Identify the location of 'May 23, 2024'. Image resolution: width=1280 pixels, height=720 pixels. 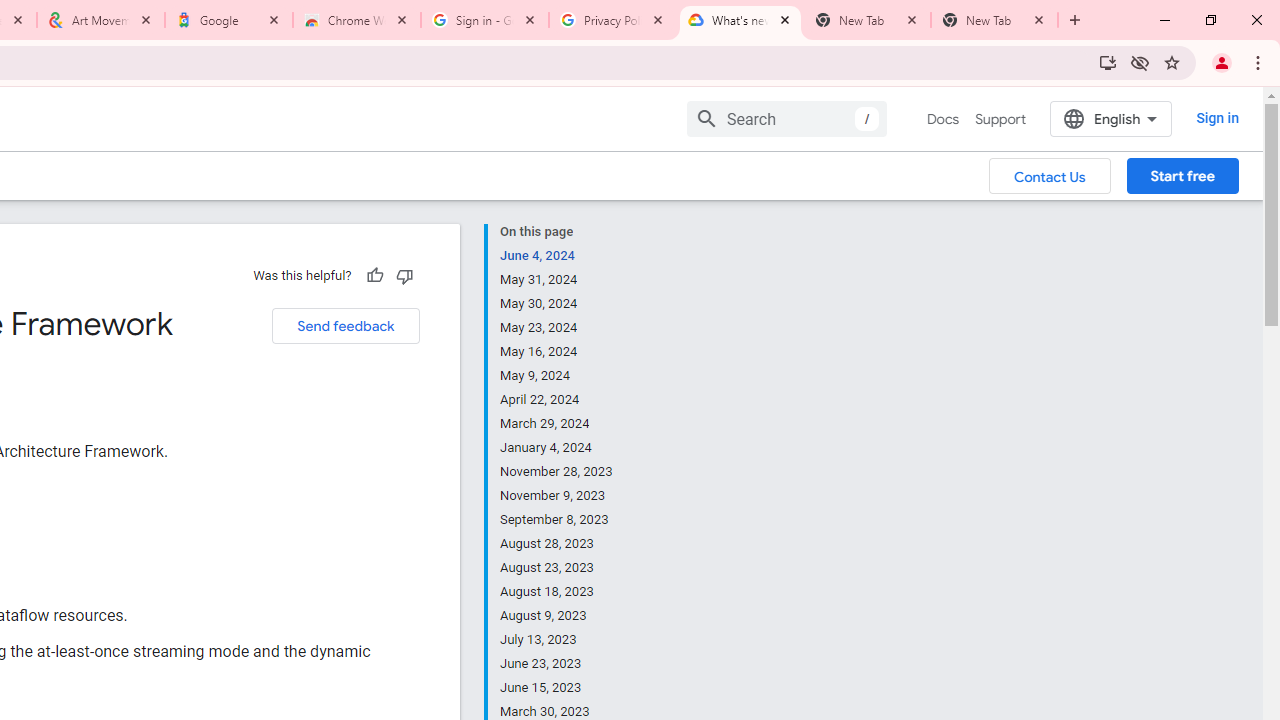
(557, 326).